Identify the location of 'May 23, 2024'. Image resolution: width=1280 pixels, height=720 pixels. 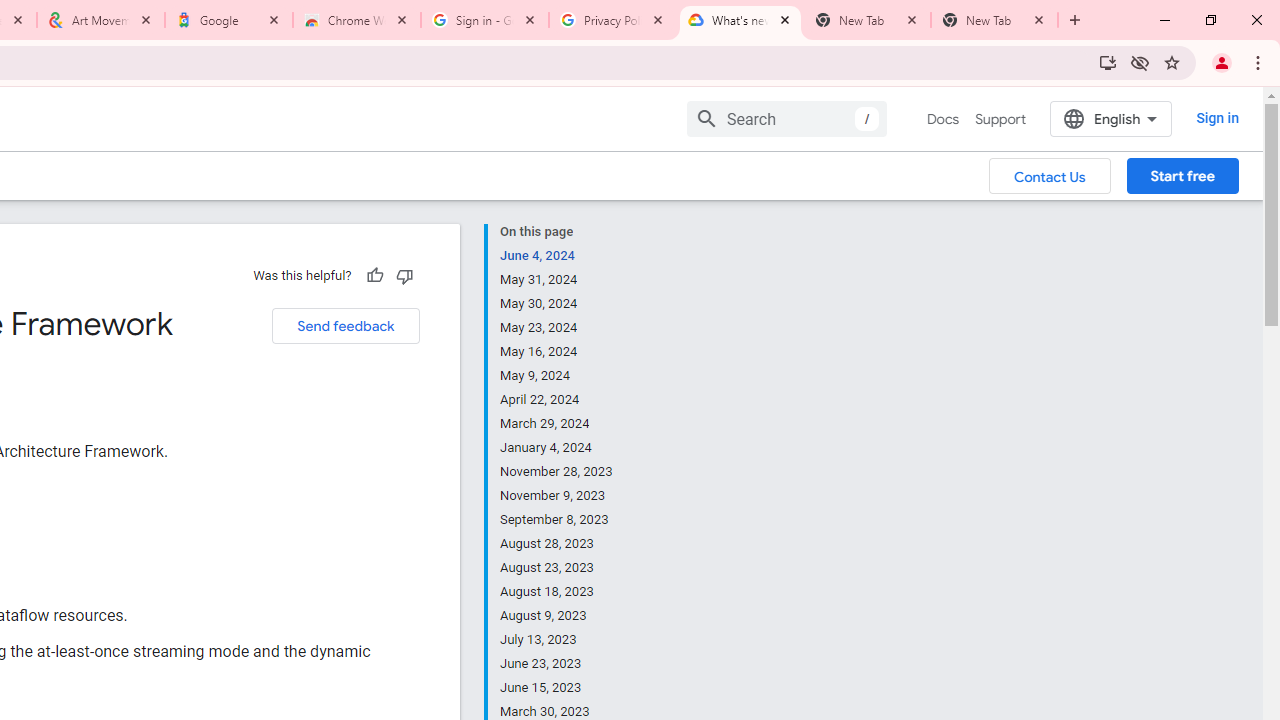
(557, 326).